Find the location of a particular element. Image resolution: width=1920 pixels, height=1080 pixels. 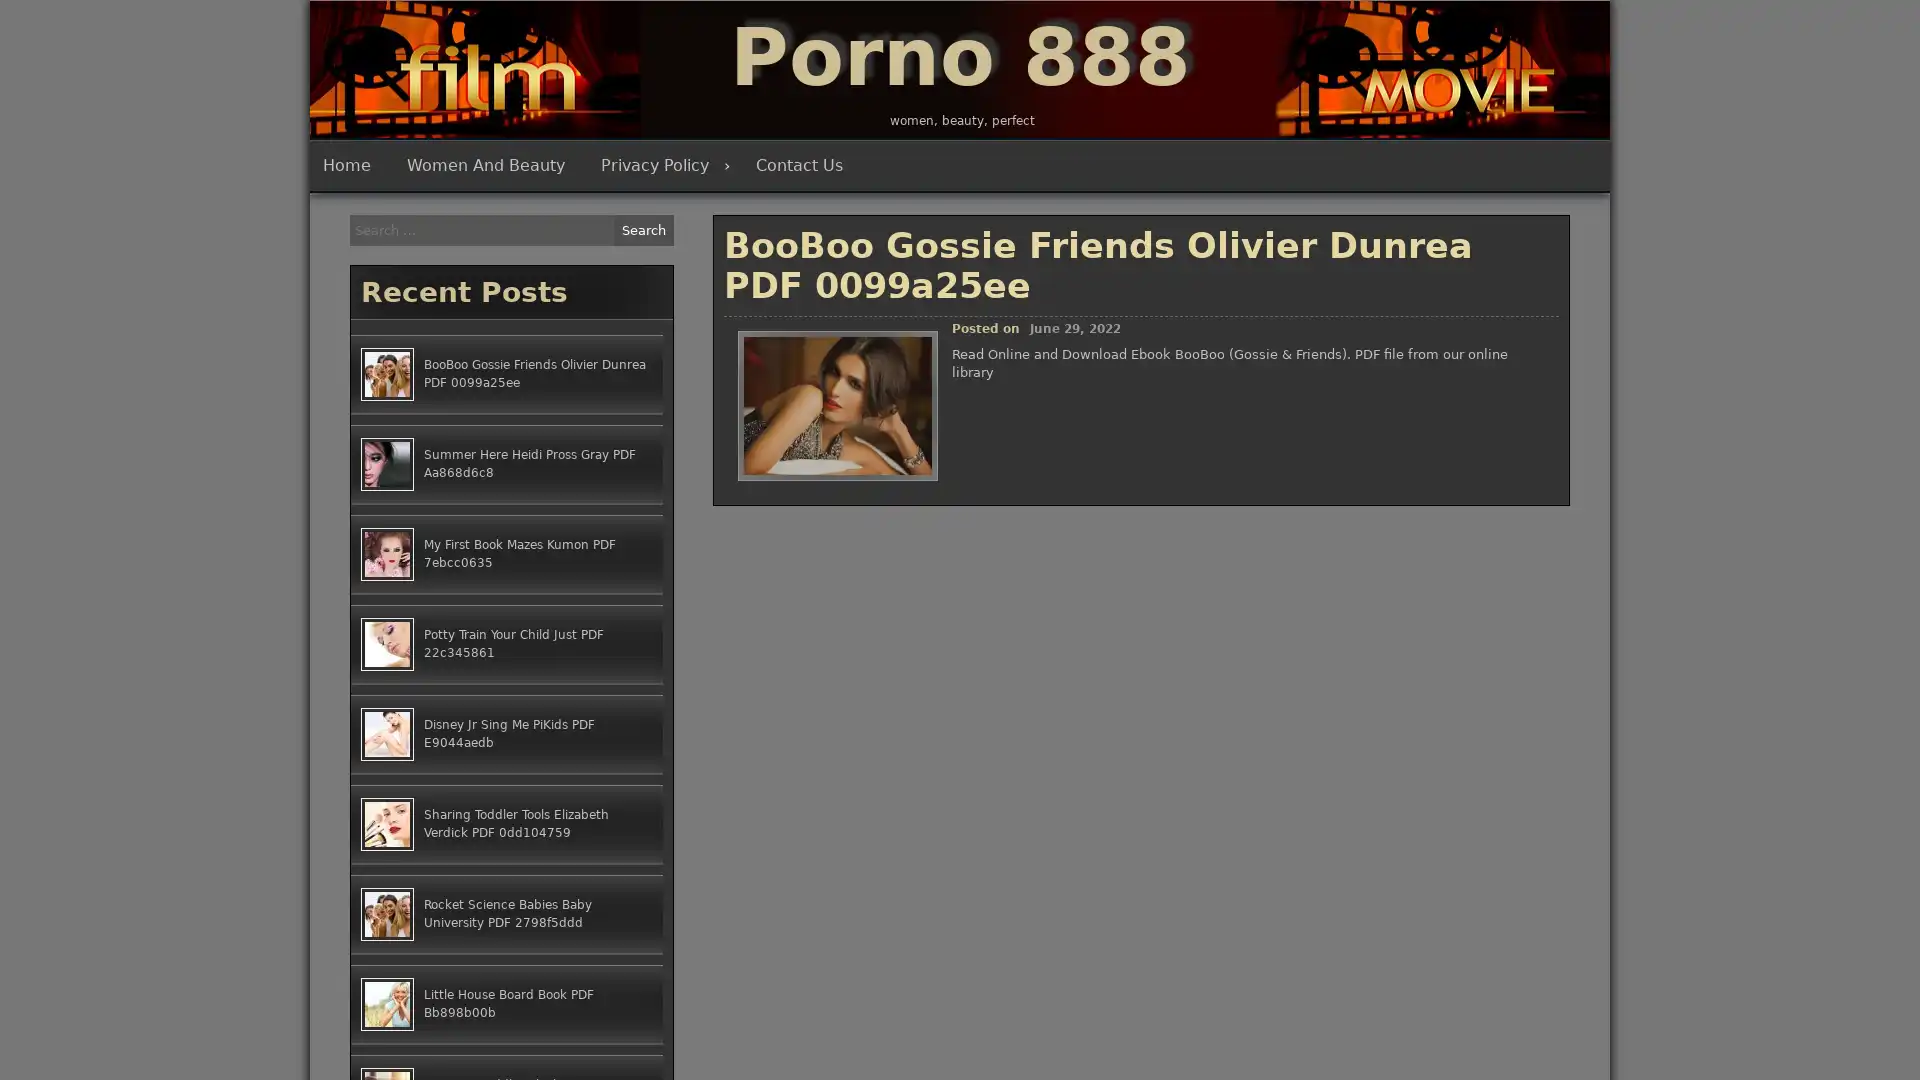

Search is located at coordinates (643, 229).